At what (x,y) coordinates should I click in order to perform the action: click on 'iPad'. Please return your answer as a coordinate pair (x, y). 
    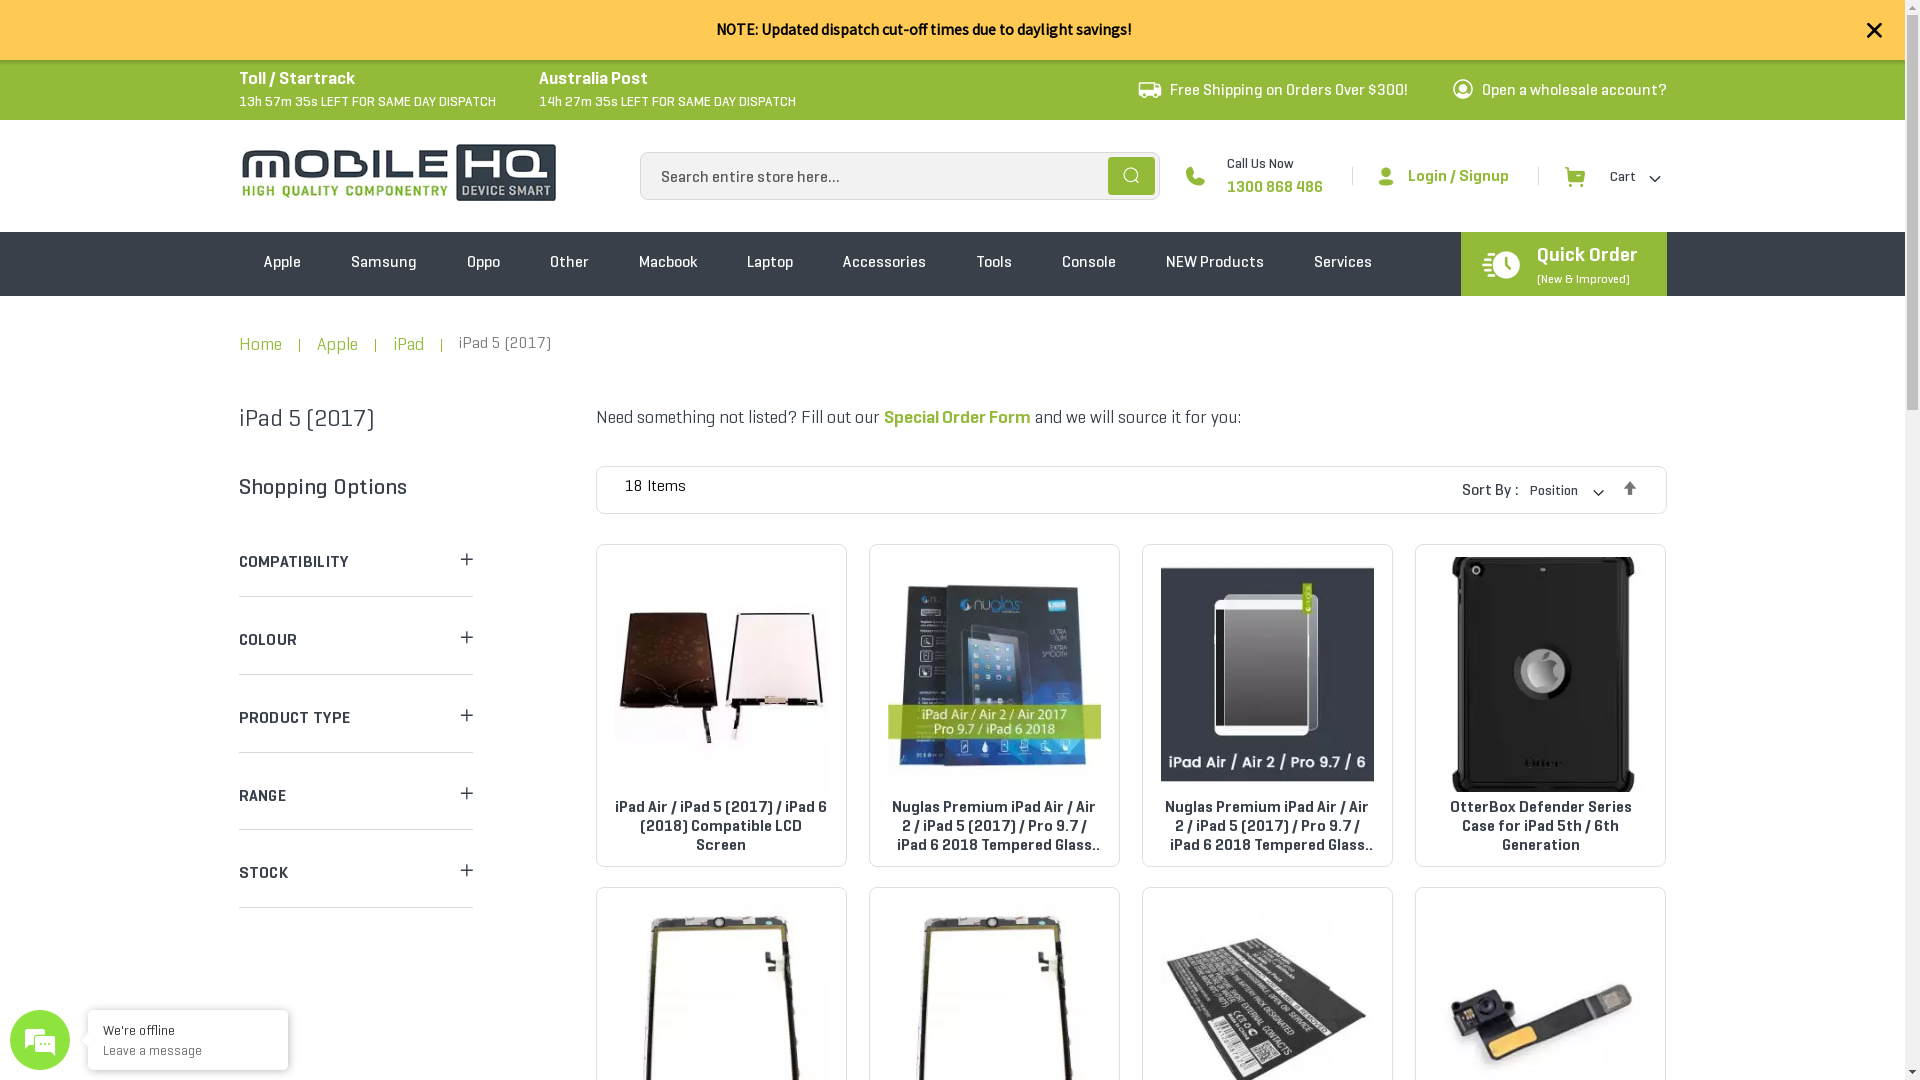
    Looking at the image, I should click on (406, 342).